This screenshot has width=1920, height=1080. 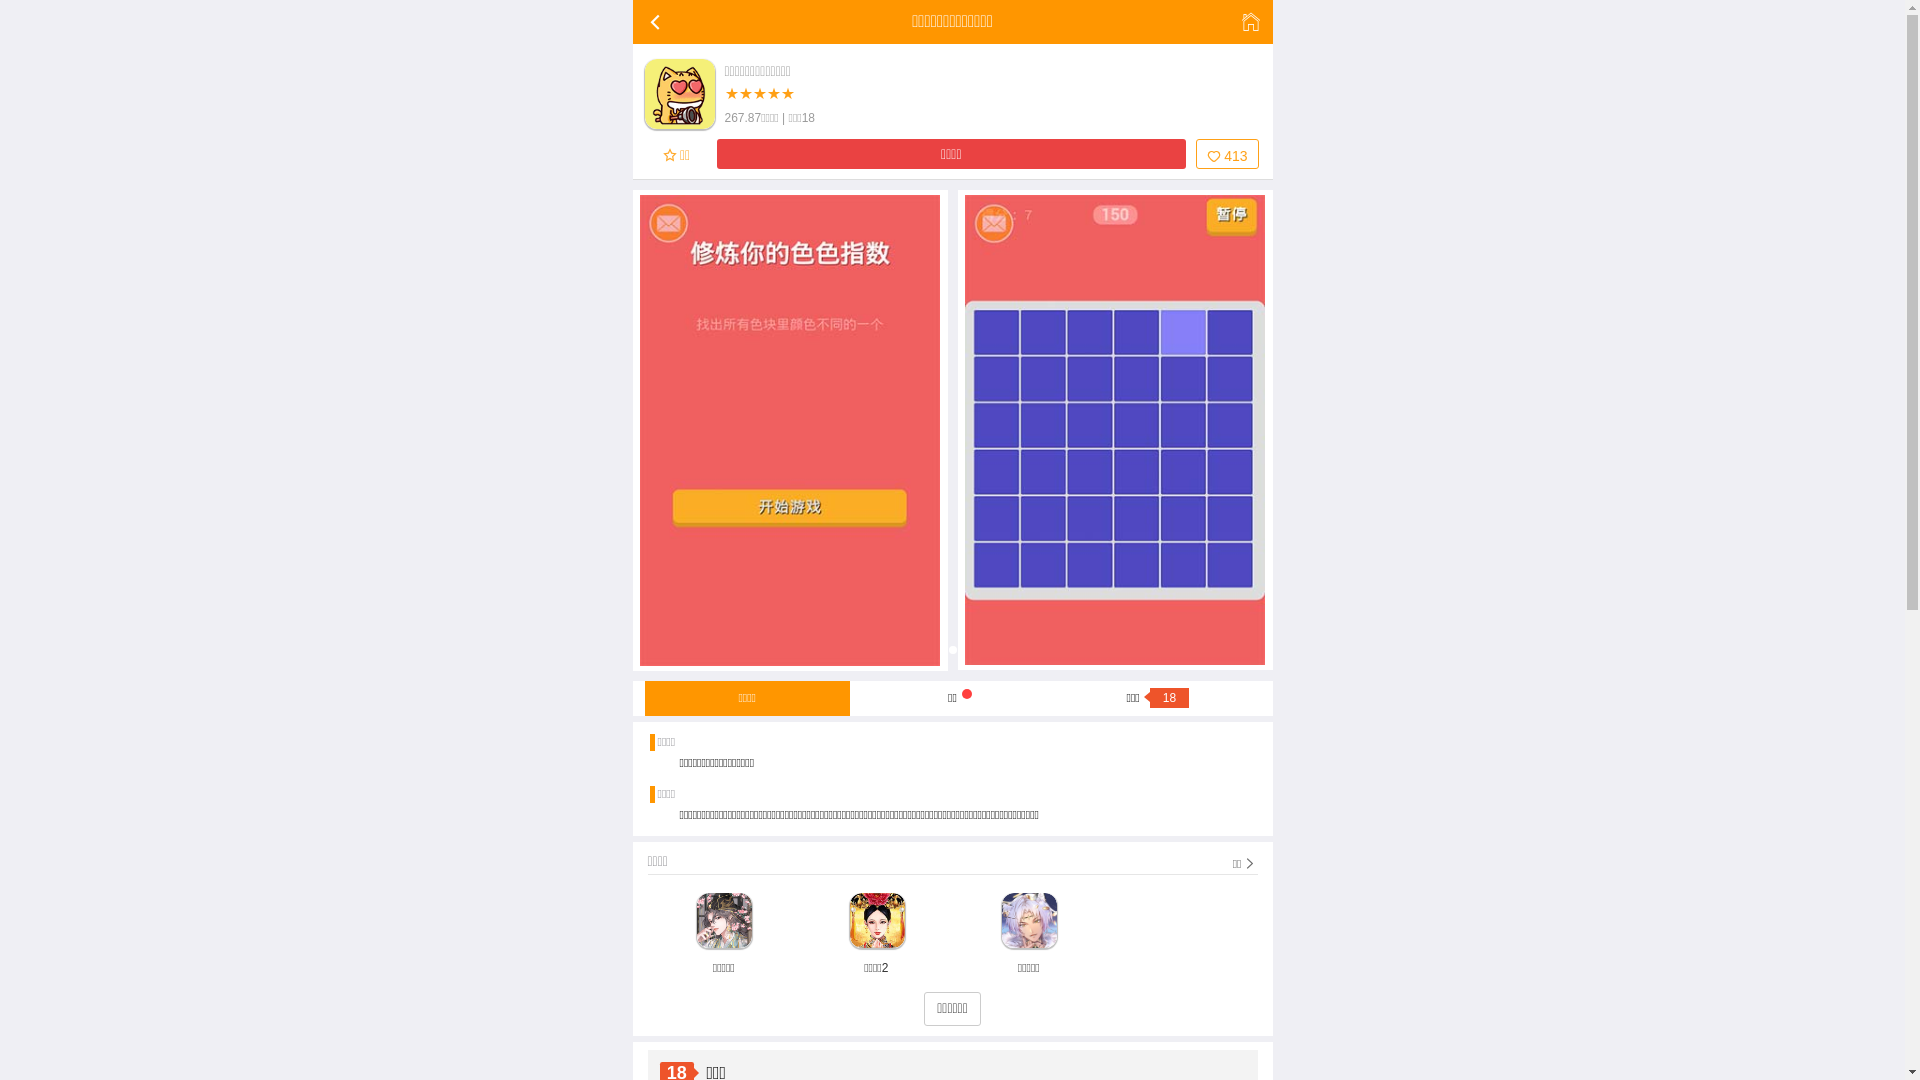 I want to click on '413', so click(x=1195, y=153).